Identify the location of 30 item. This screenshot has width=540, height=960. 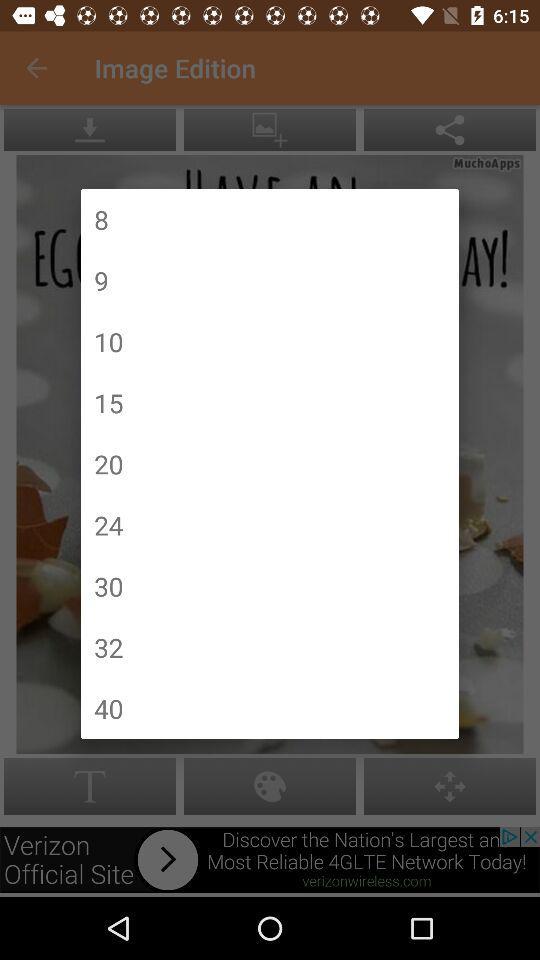
(108, 586).